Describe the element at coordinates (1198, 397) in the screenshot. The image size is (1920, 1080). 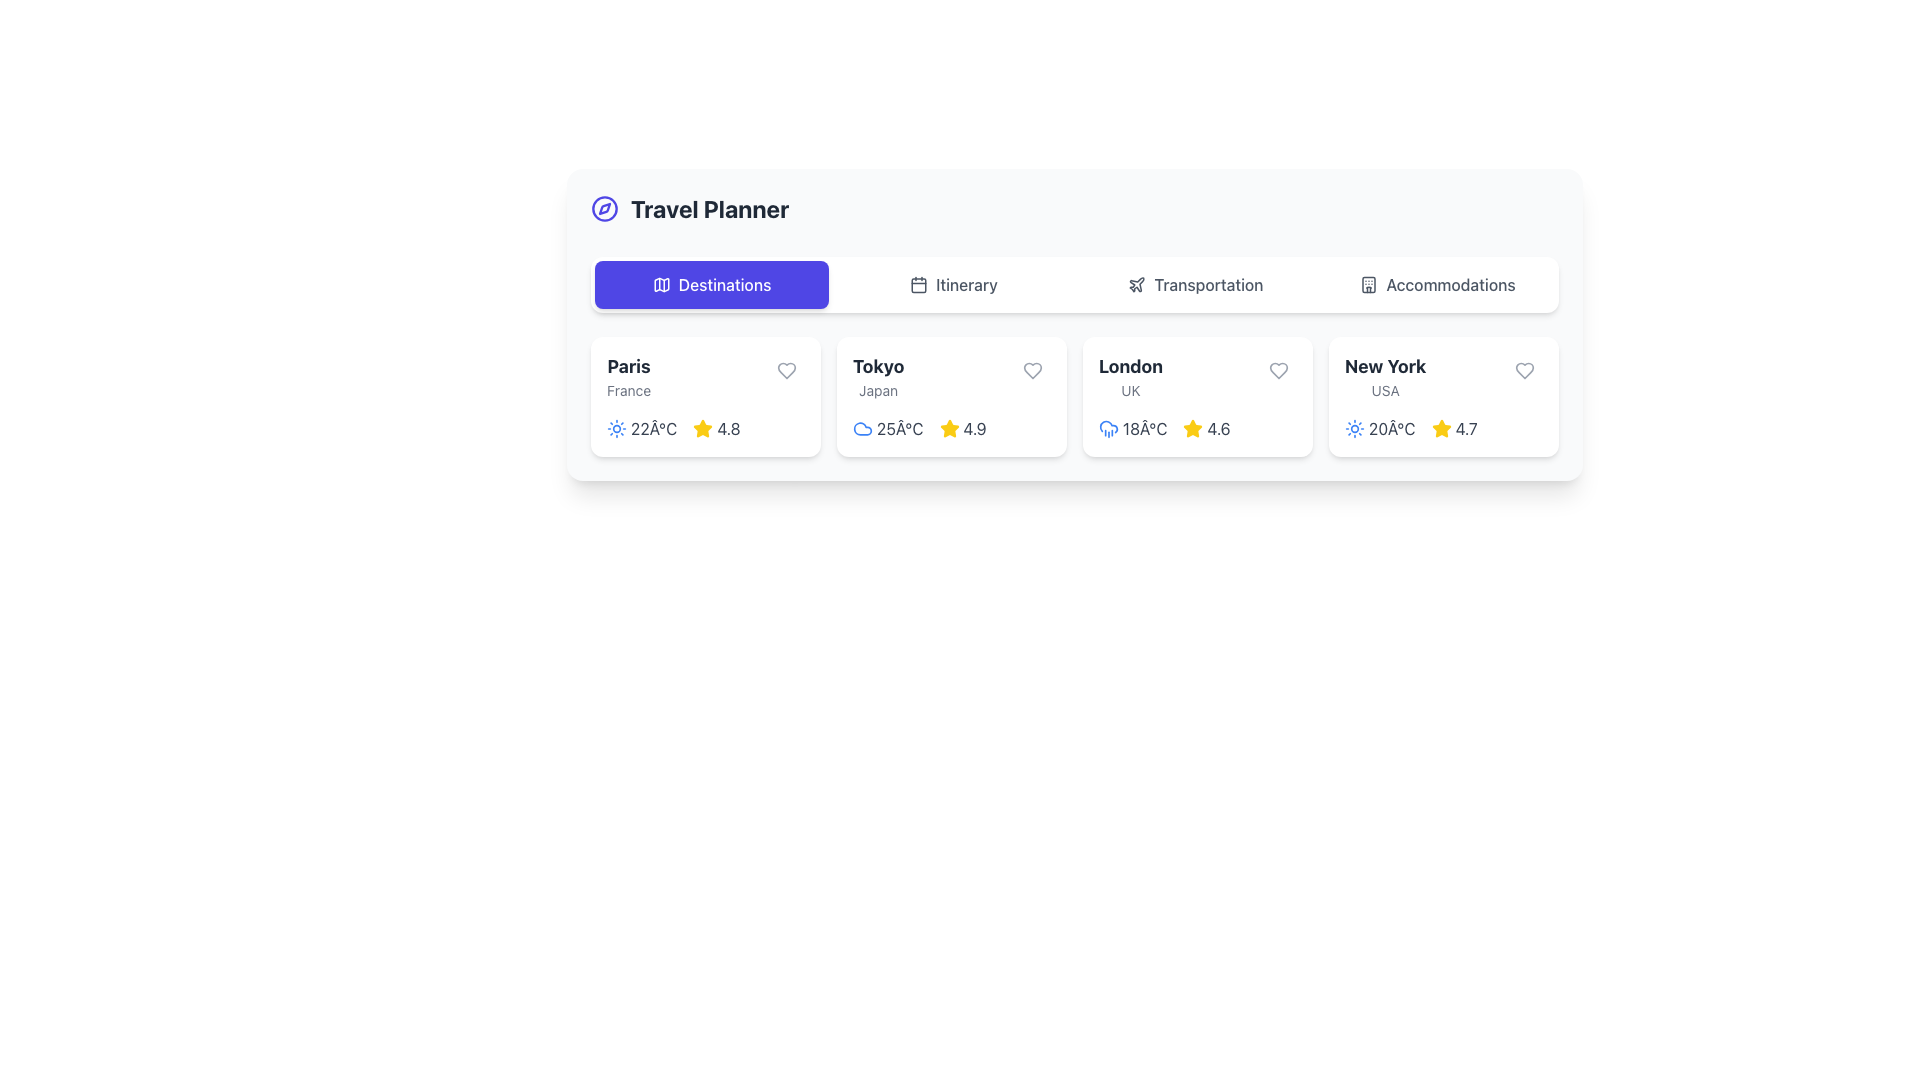
I see `the Informational card for London, UK` at that location.